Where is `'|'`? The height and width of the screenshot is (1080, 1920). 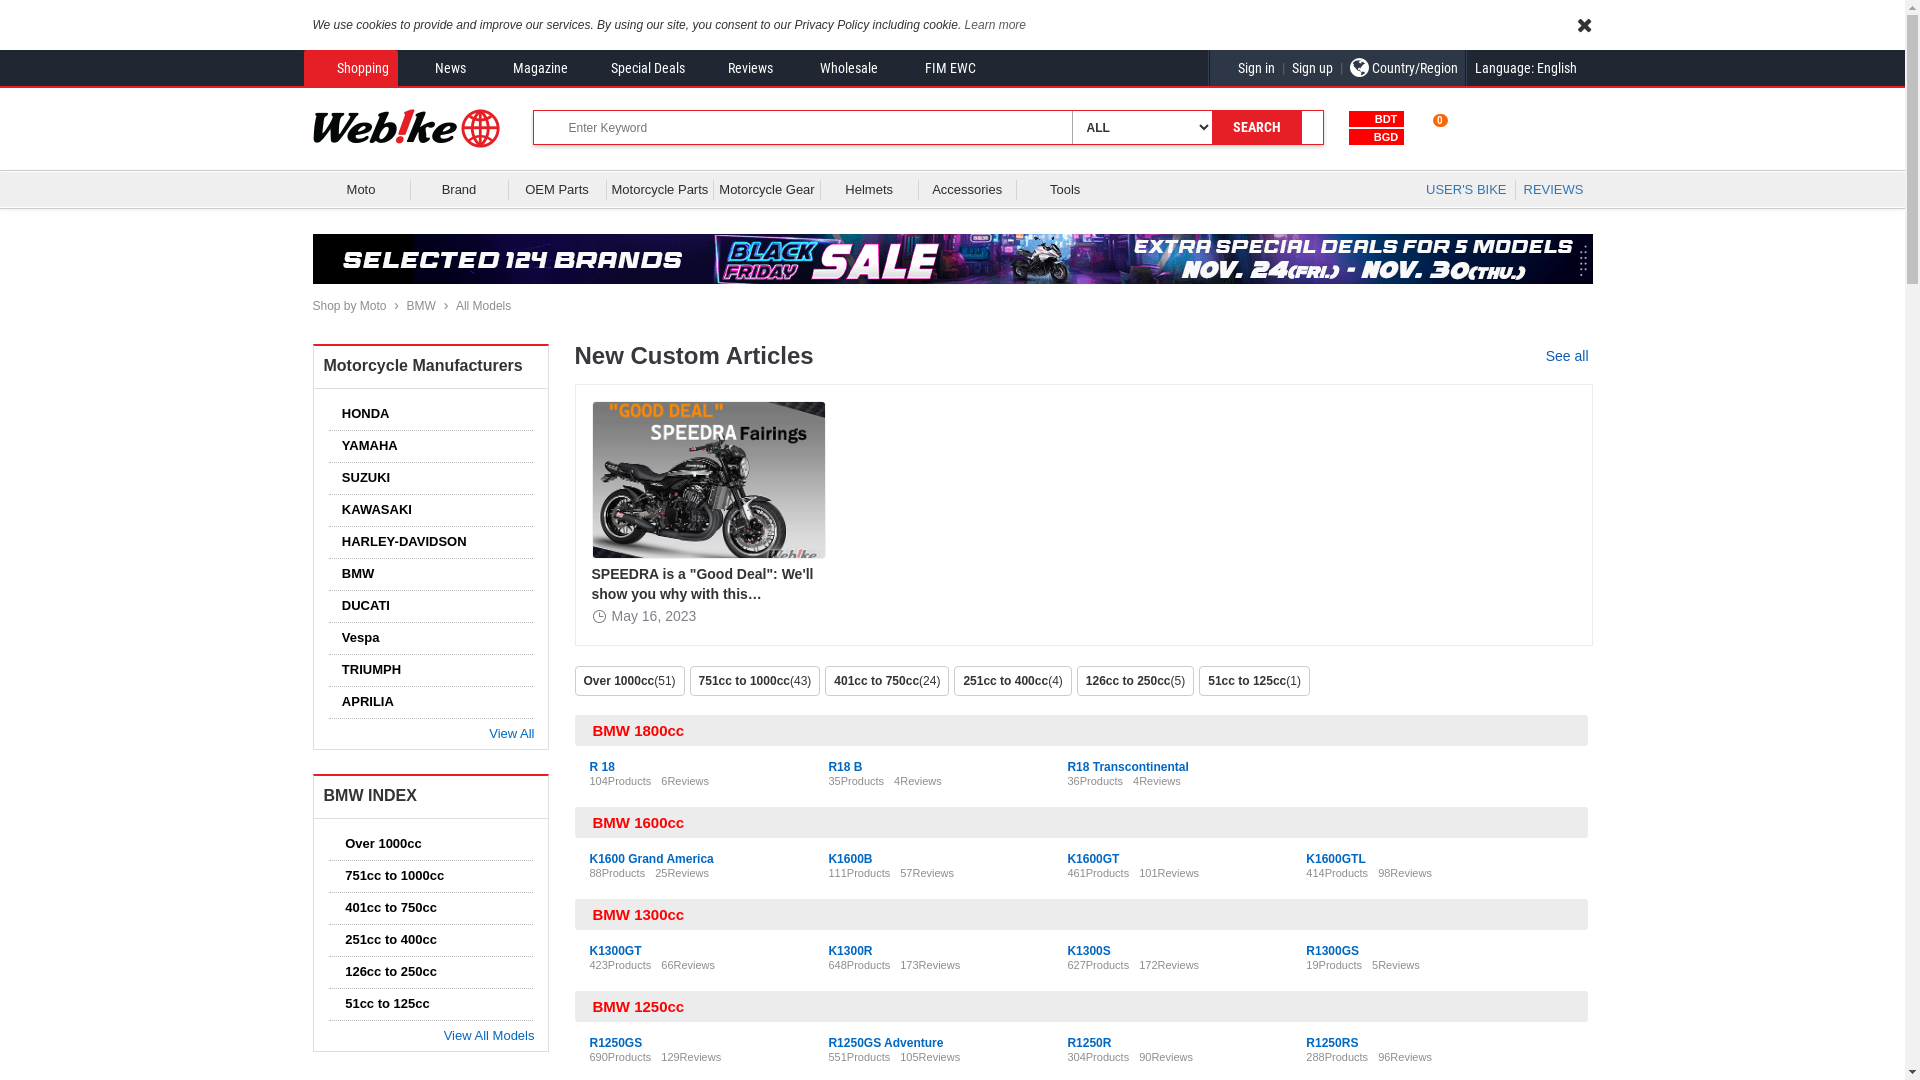
'|' is located at coordinates (1341, 67).